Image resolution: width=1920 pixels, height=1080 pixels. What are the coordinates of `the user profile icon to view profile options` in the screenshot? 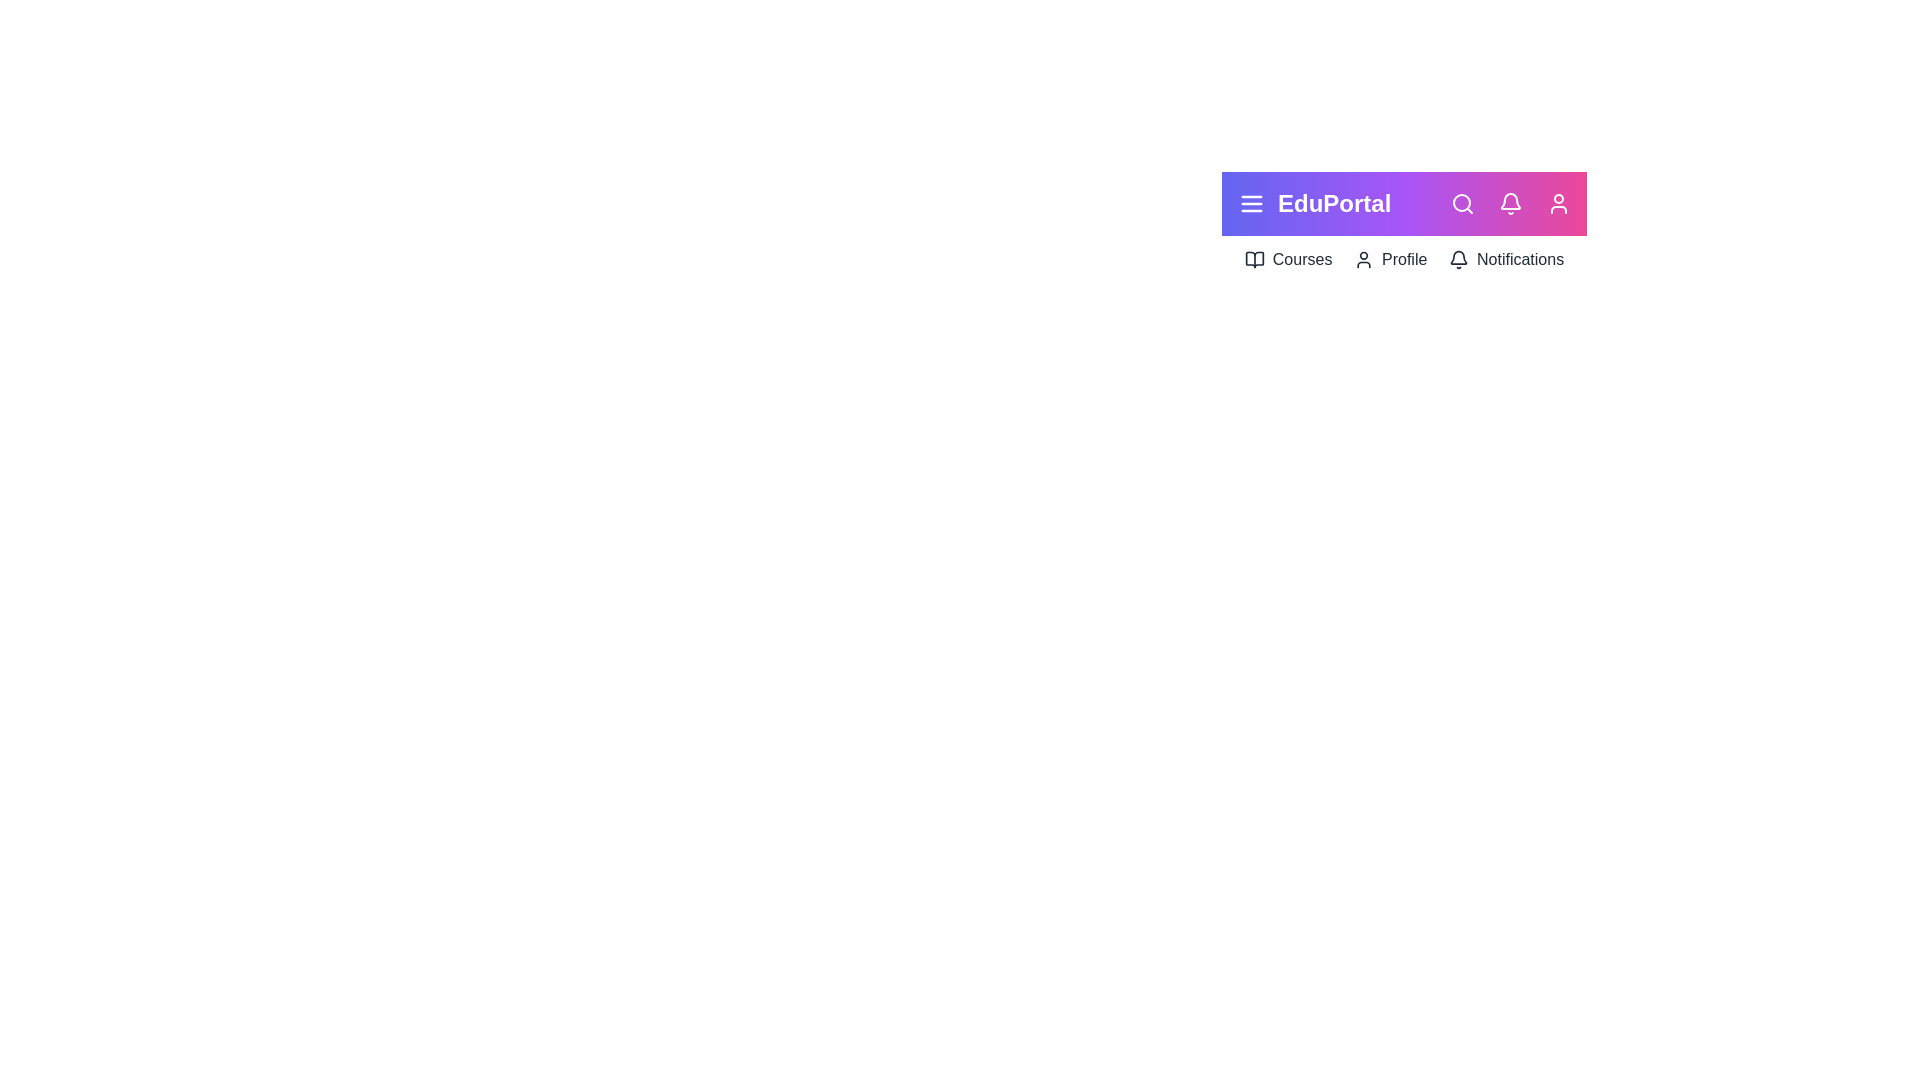 It's located at (1558, 204).